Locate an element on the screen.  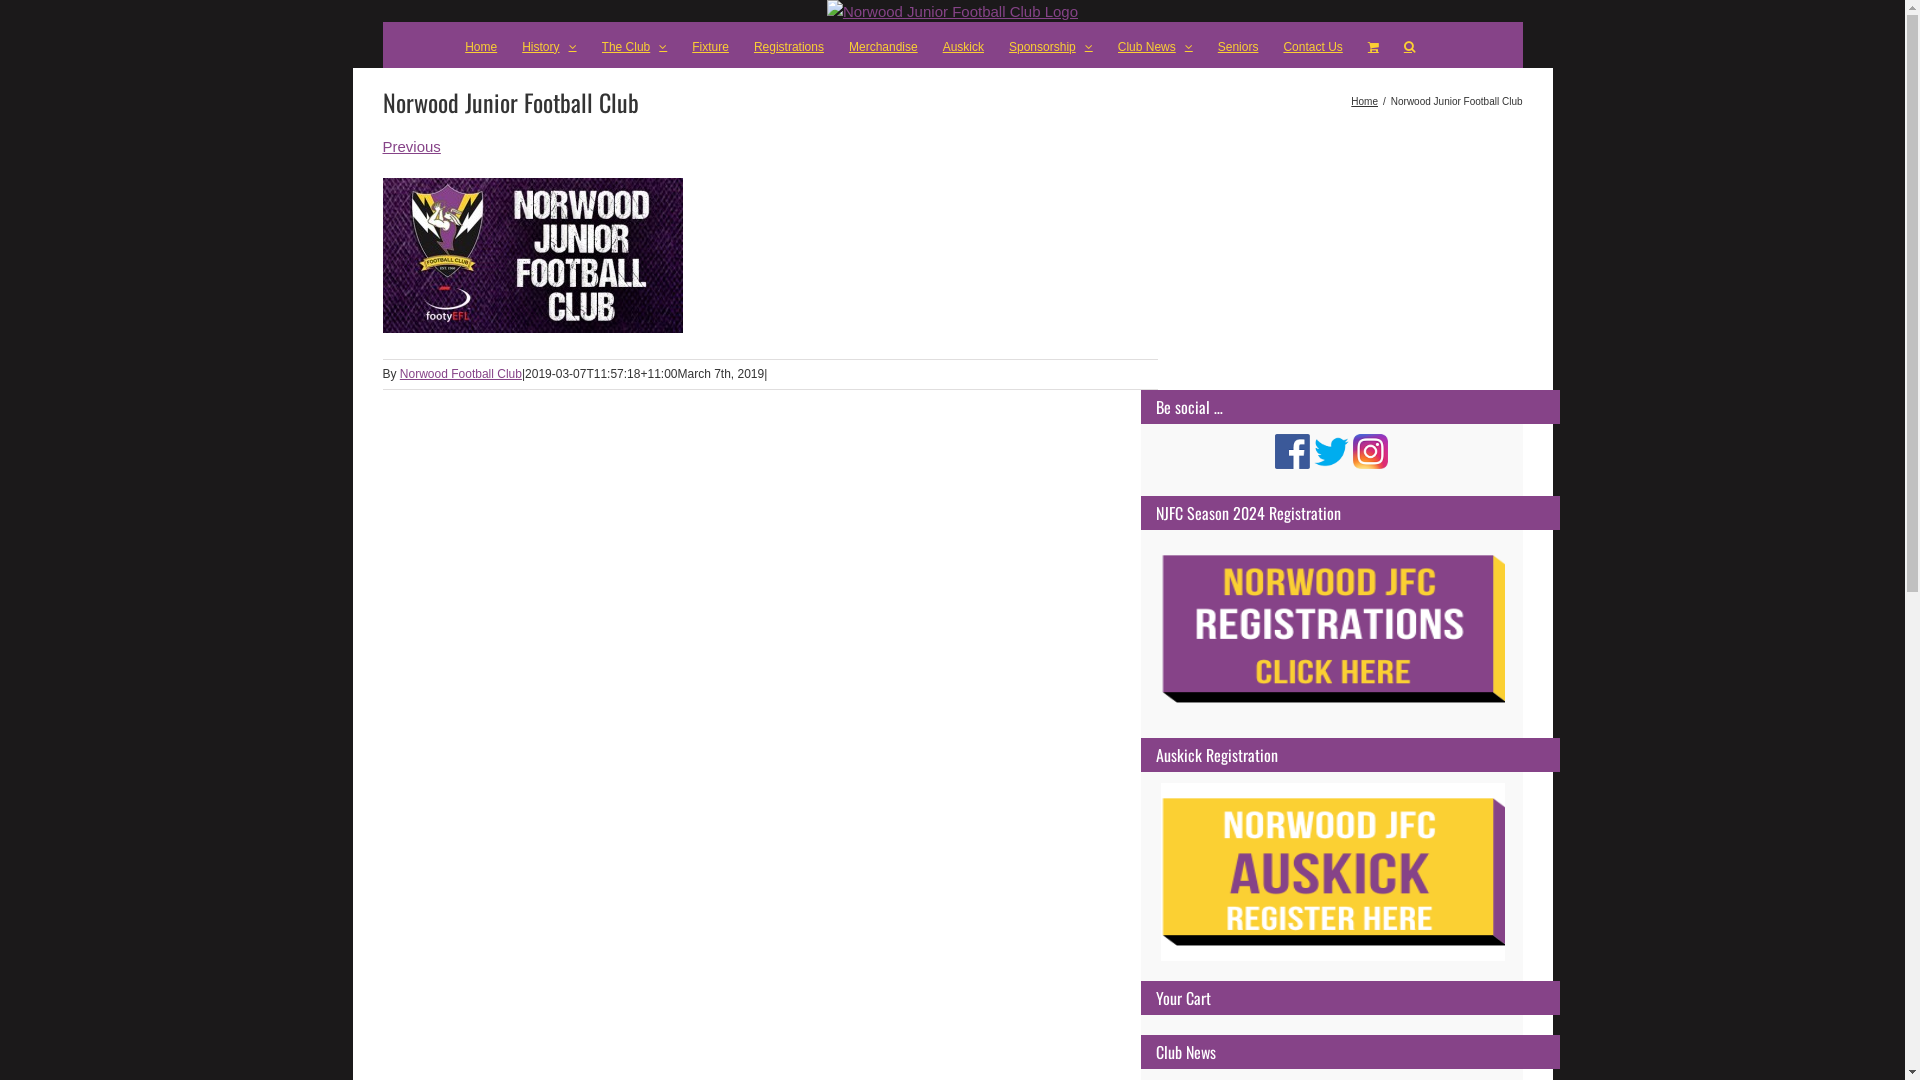
'History' is located at coordinates (548, 45).